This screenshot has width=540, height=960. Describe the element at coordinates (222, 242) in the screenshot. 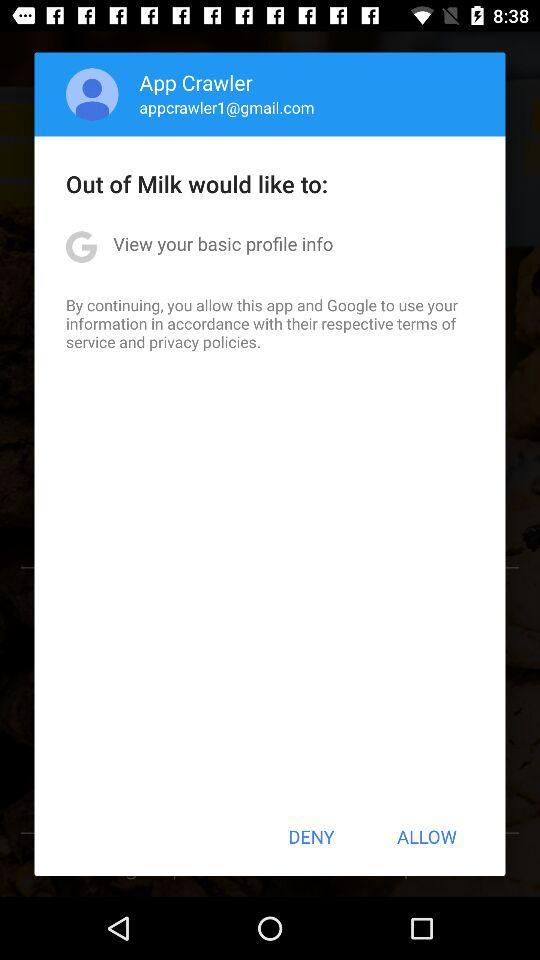

I see `view your basic icon` at that location.